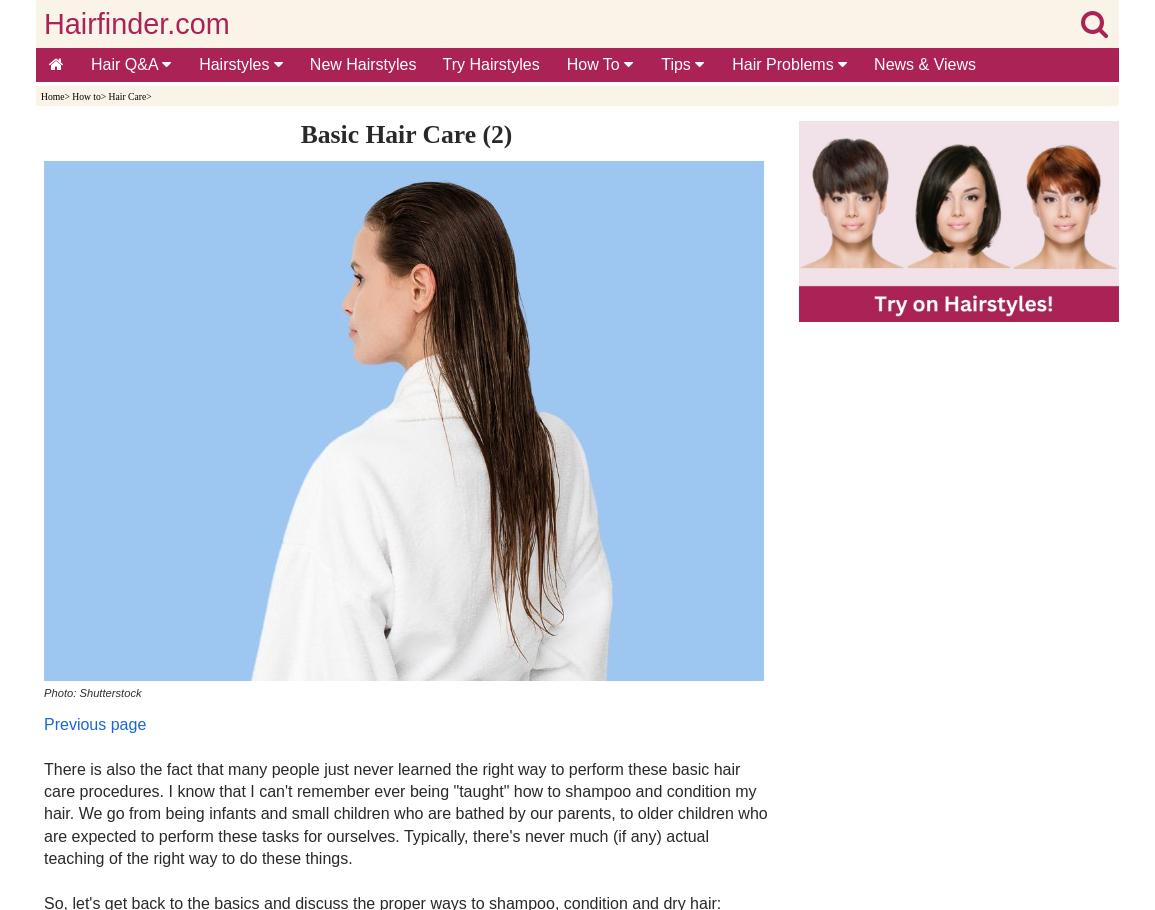  I want to click on 'Hair Care', so click(127, 95).